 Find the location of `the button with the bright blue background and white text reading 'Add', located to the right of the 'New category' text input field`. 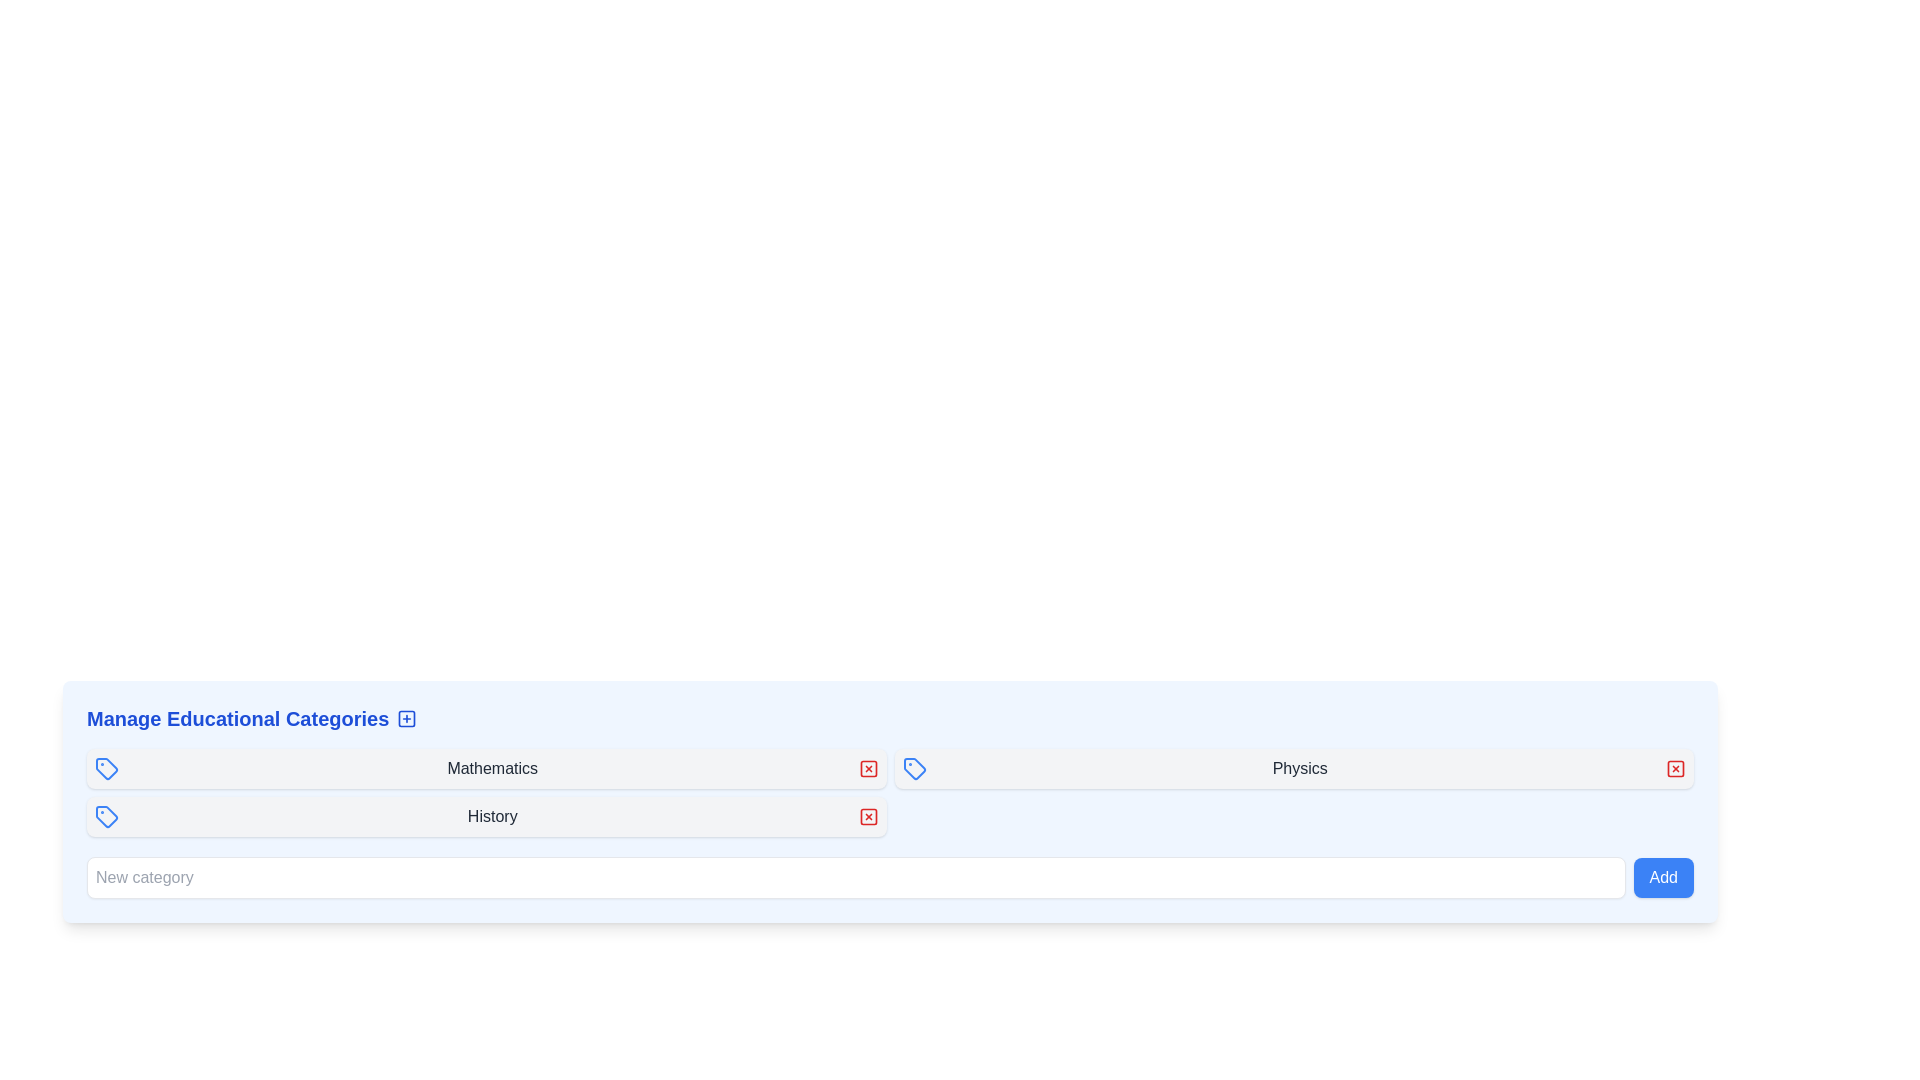

the button with the bright blue background and white text reading 'Add', located to the right of the 'New category' text input field is located at coordinates (1663, 877).